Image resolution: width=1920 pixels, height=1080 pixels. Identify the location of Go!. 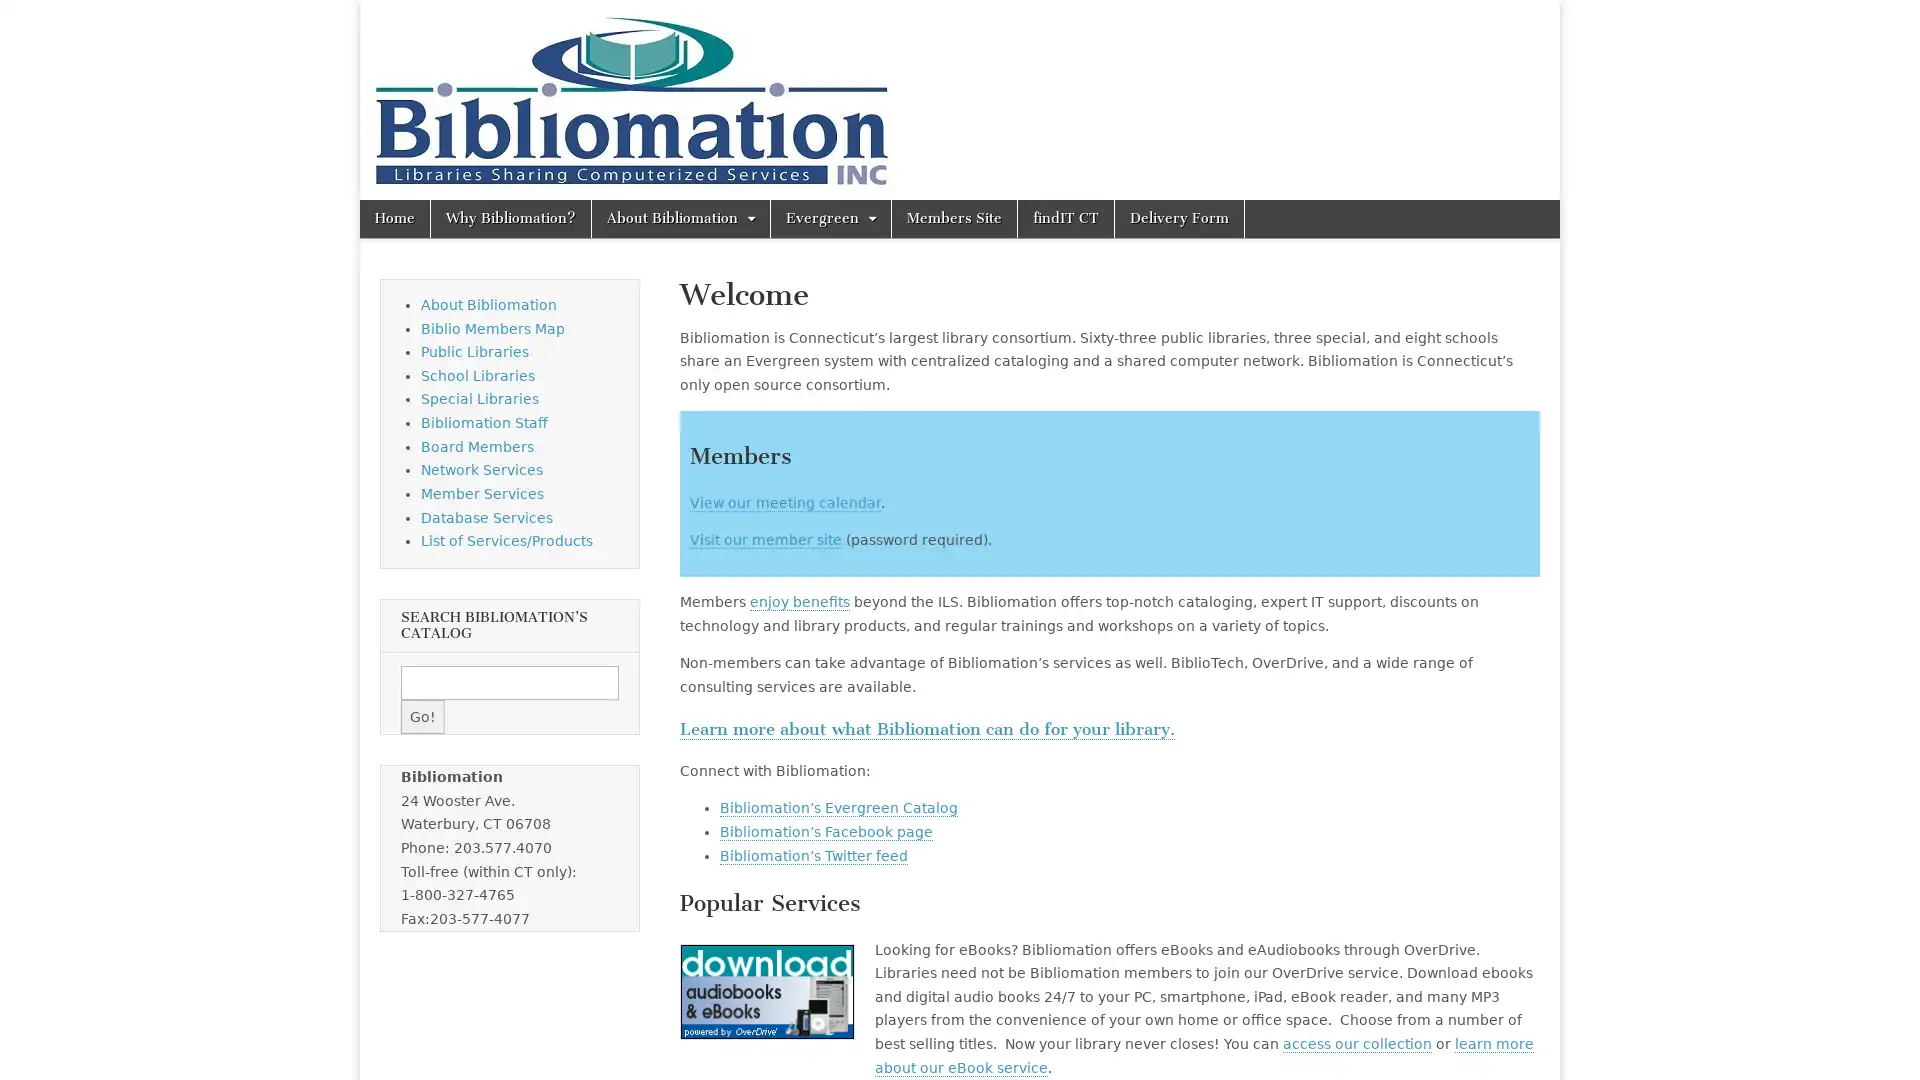
(421, 716).